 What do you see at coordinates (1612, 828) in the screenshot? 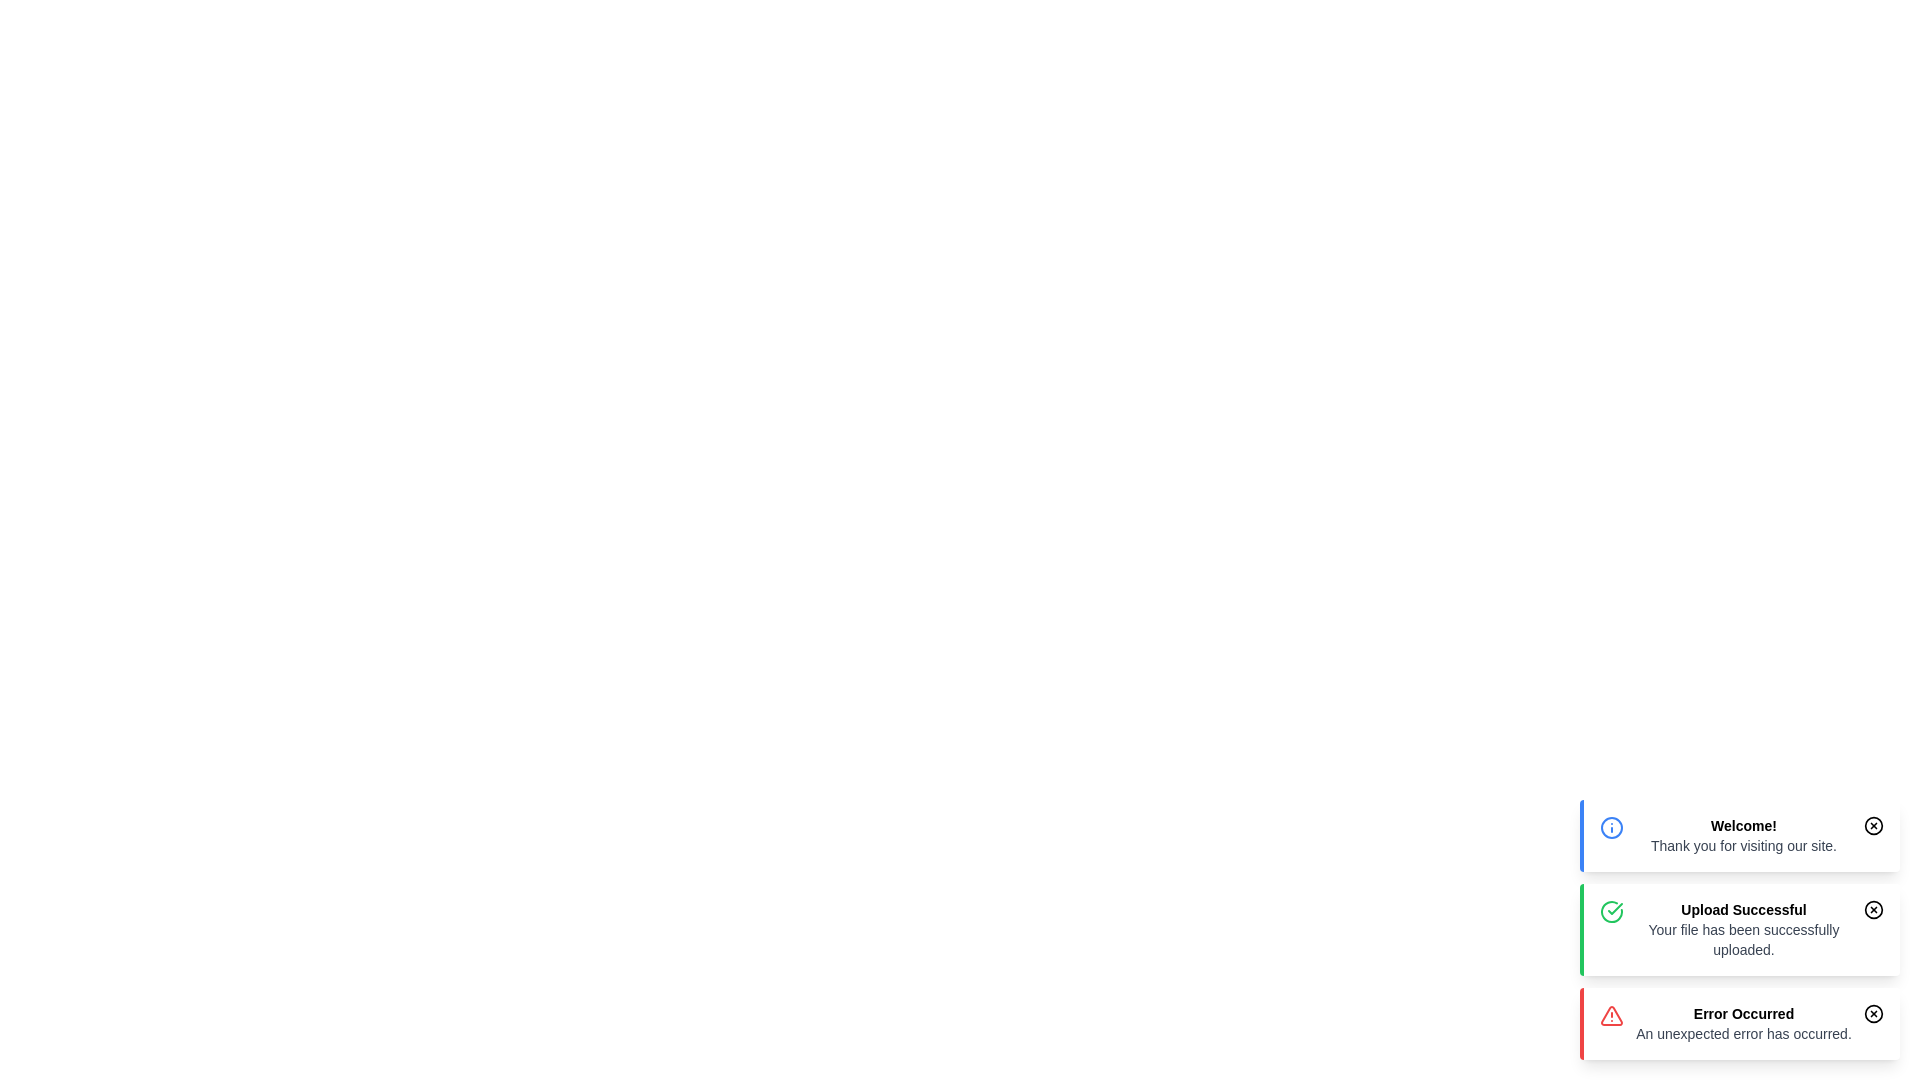
I see `the blue circular outline that is the central part of the information icon at the top of the first card header` at bounding box center [1612, 828].